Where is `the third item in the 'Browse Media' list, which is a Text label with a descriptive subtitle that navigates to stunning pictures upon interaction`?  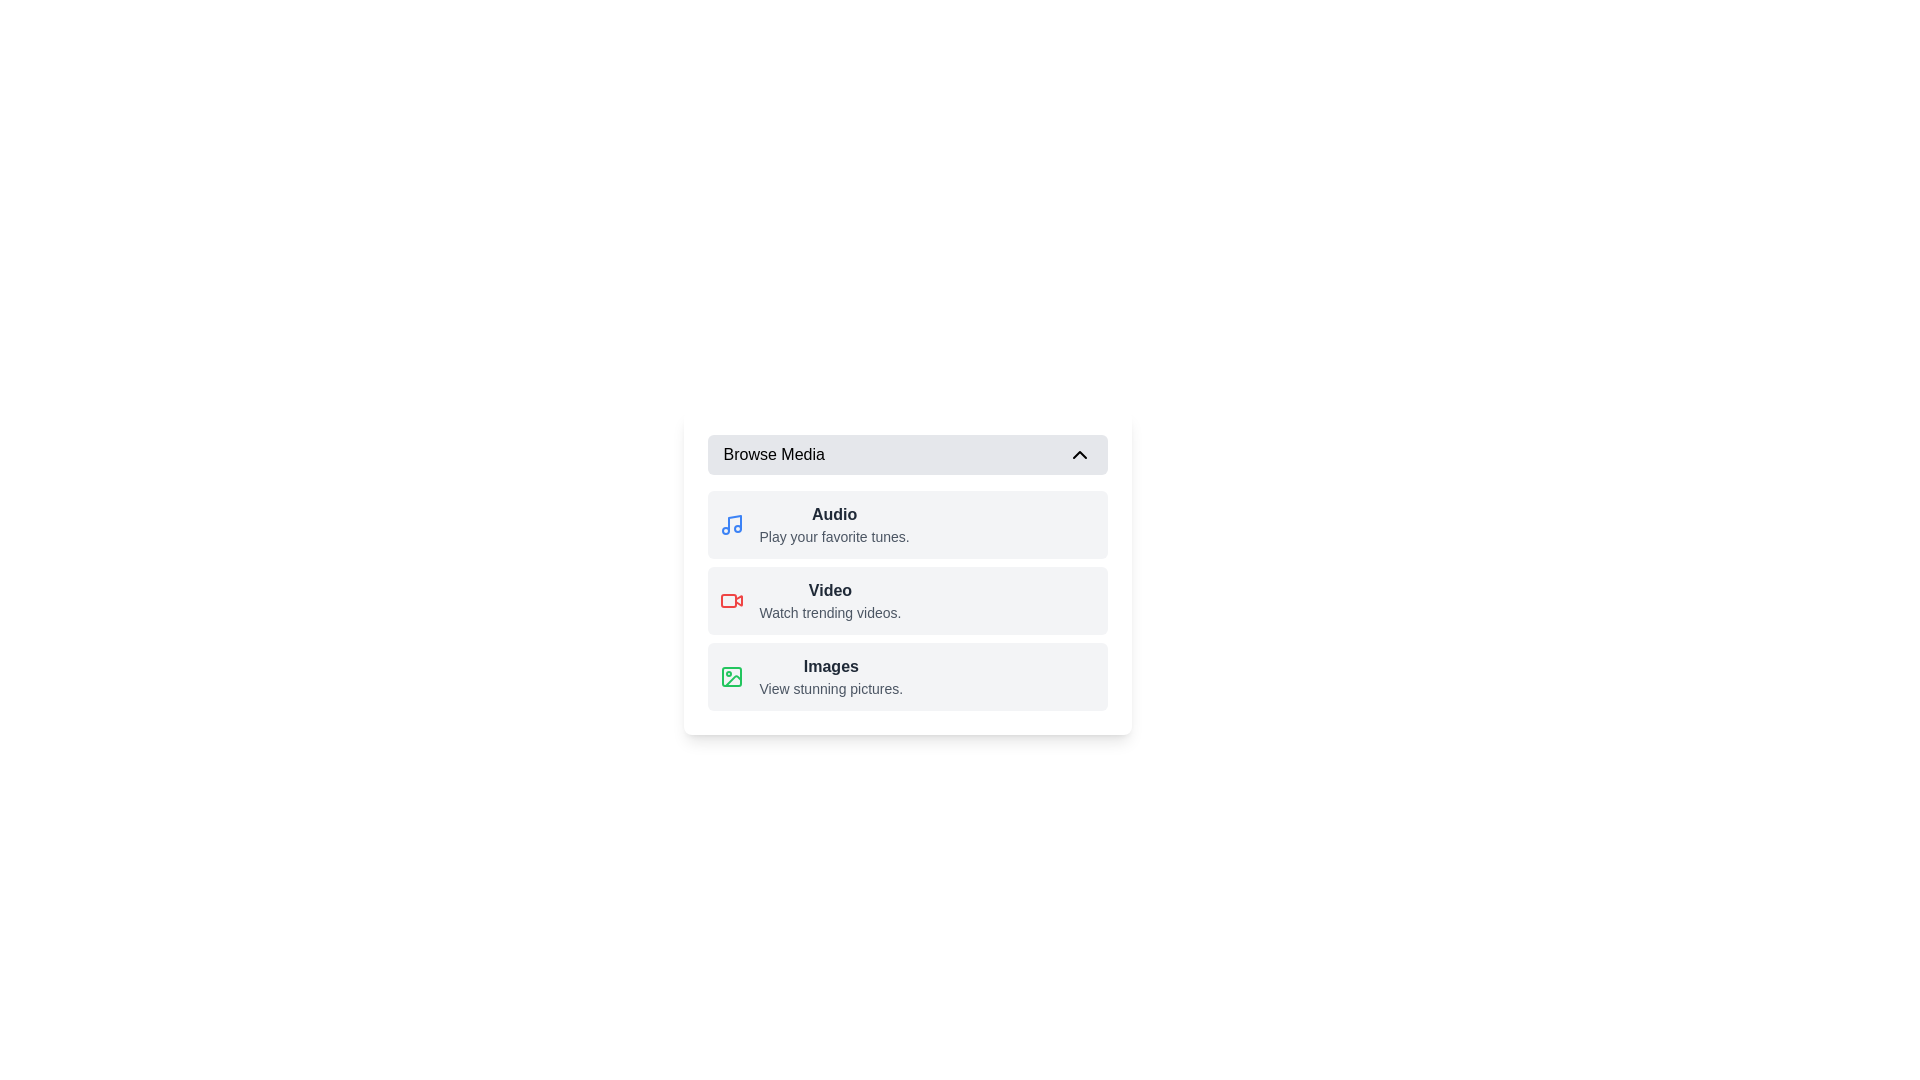 the third item in the 'Browse Media' list, which is a Text label with a descriptive subtitle that navigates to stunning pictures upon interaction is located at coordinates (831, 676).